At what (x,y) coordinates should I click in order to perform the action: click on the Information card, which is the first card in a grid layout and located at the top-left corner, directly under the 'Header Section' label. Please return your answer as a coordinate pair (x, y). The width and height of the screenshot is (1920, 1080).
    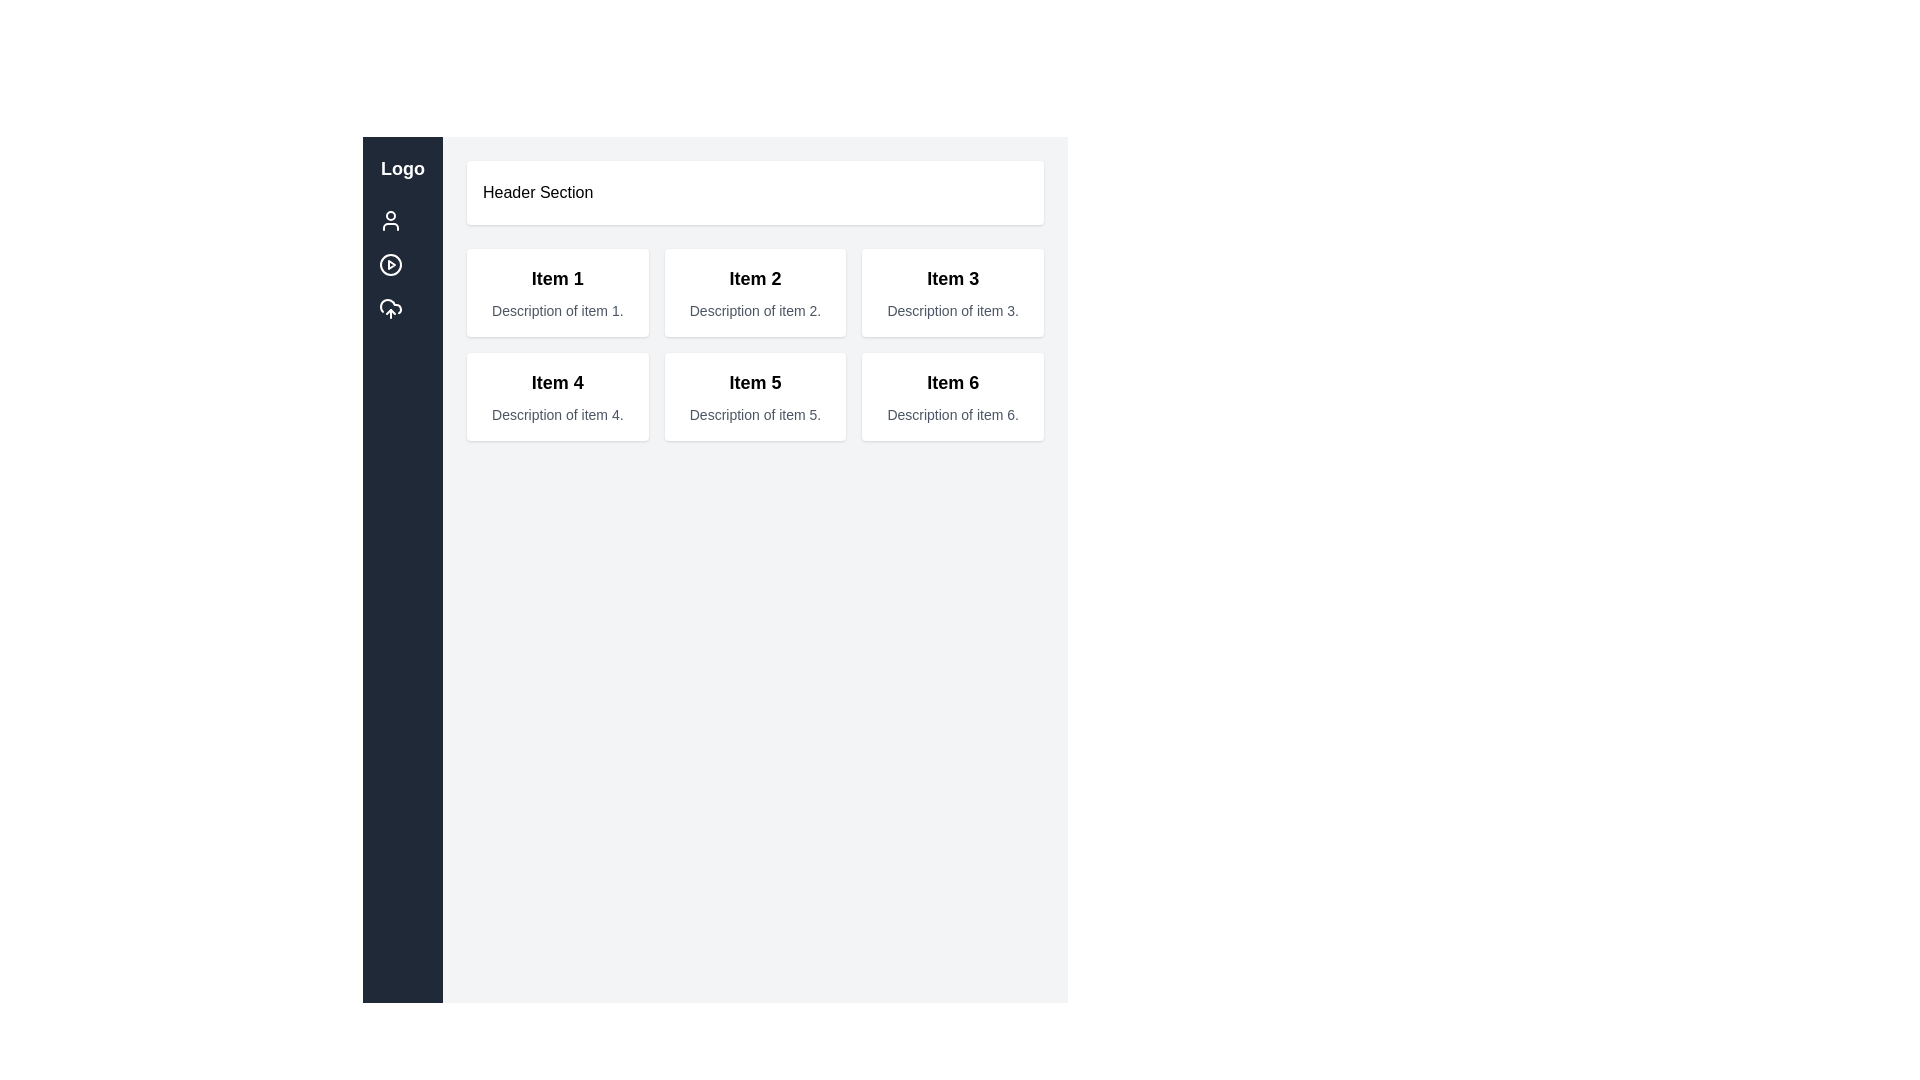
    Looking at the image, I should click on (557, 293).